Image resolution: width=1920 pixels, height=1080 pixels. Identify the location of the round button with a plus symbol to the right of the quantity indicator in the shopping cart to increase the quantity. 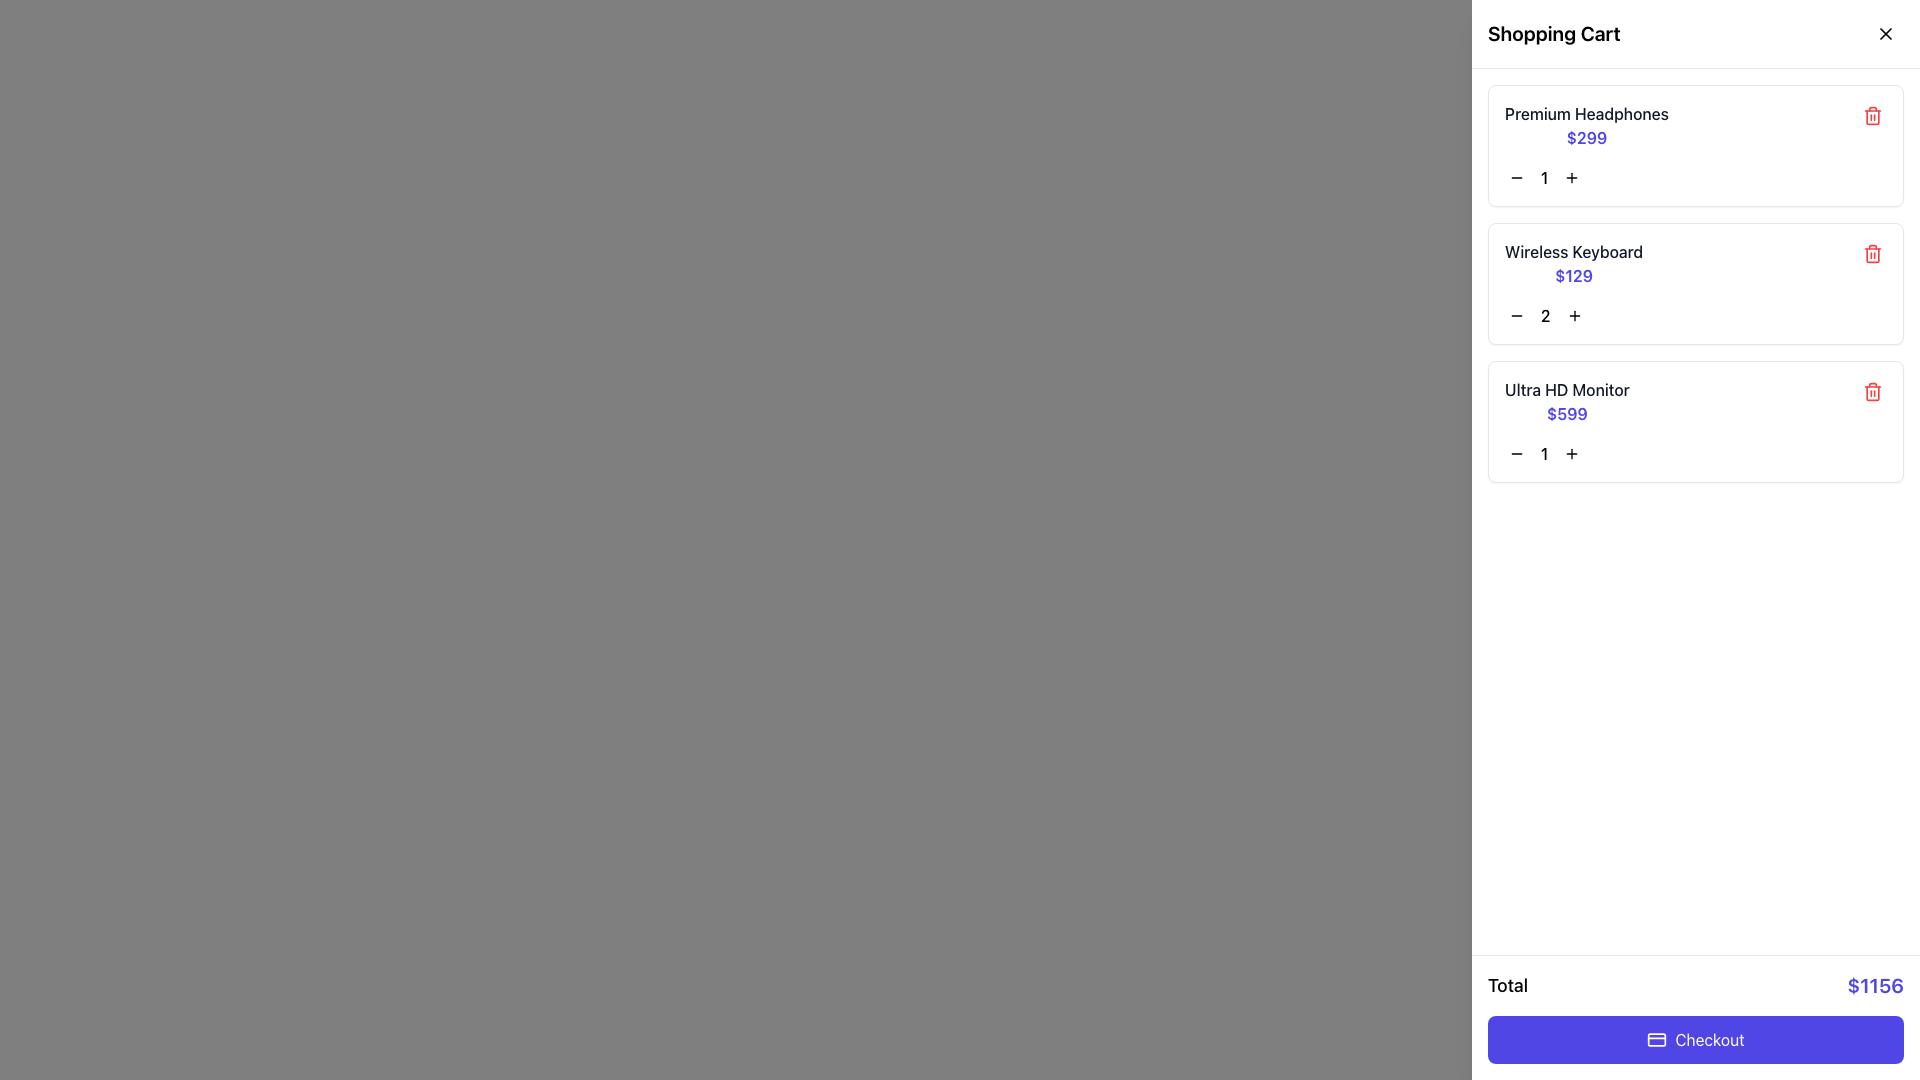
(1571, 176).